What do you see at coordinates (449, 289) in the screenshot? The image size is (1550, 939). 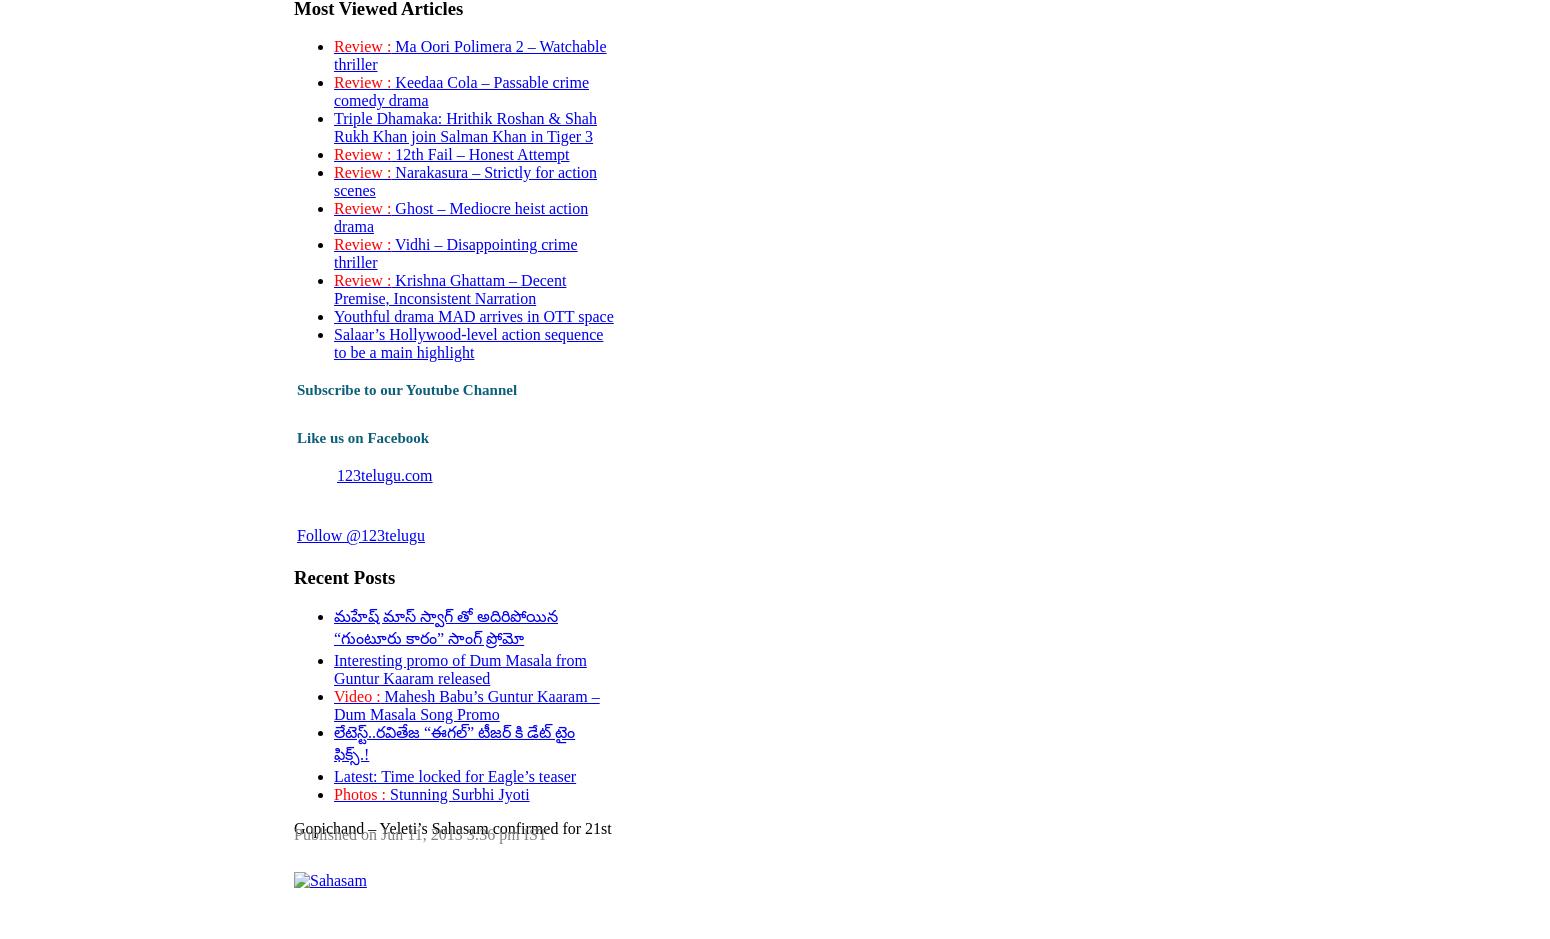 I see `'Krishna Ghattam – Decent Premise, Inconsistent Narration'` at bounding box center [449, 289].